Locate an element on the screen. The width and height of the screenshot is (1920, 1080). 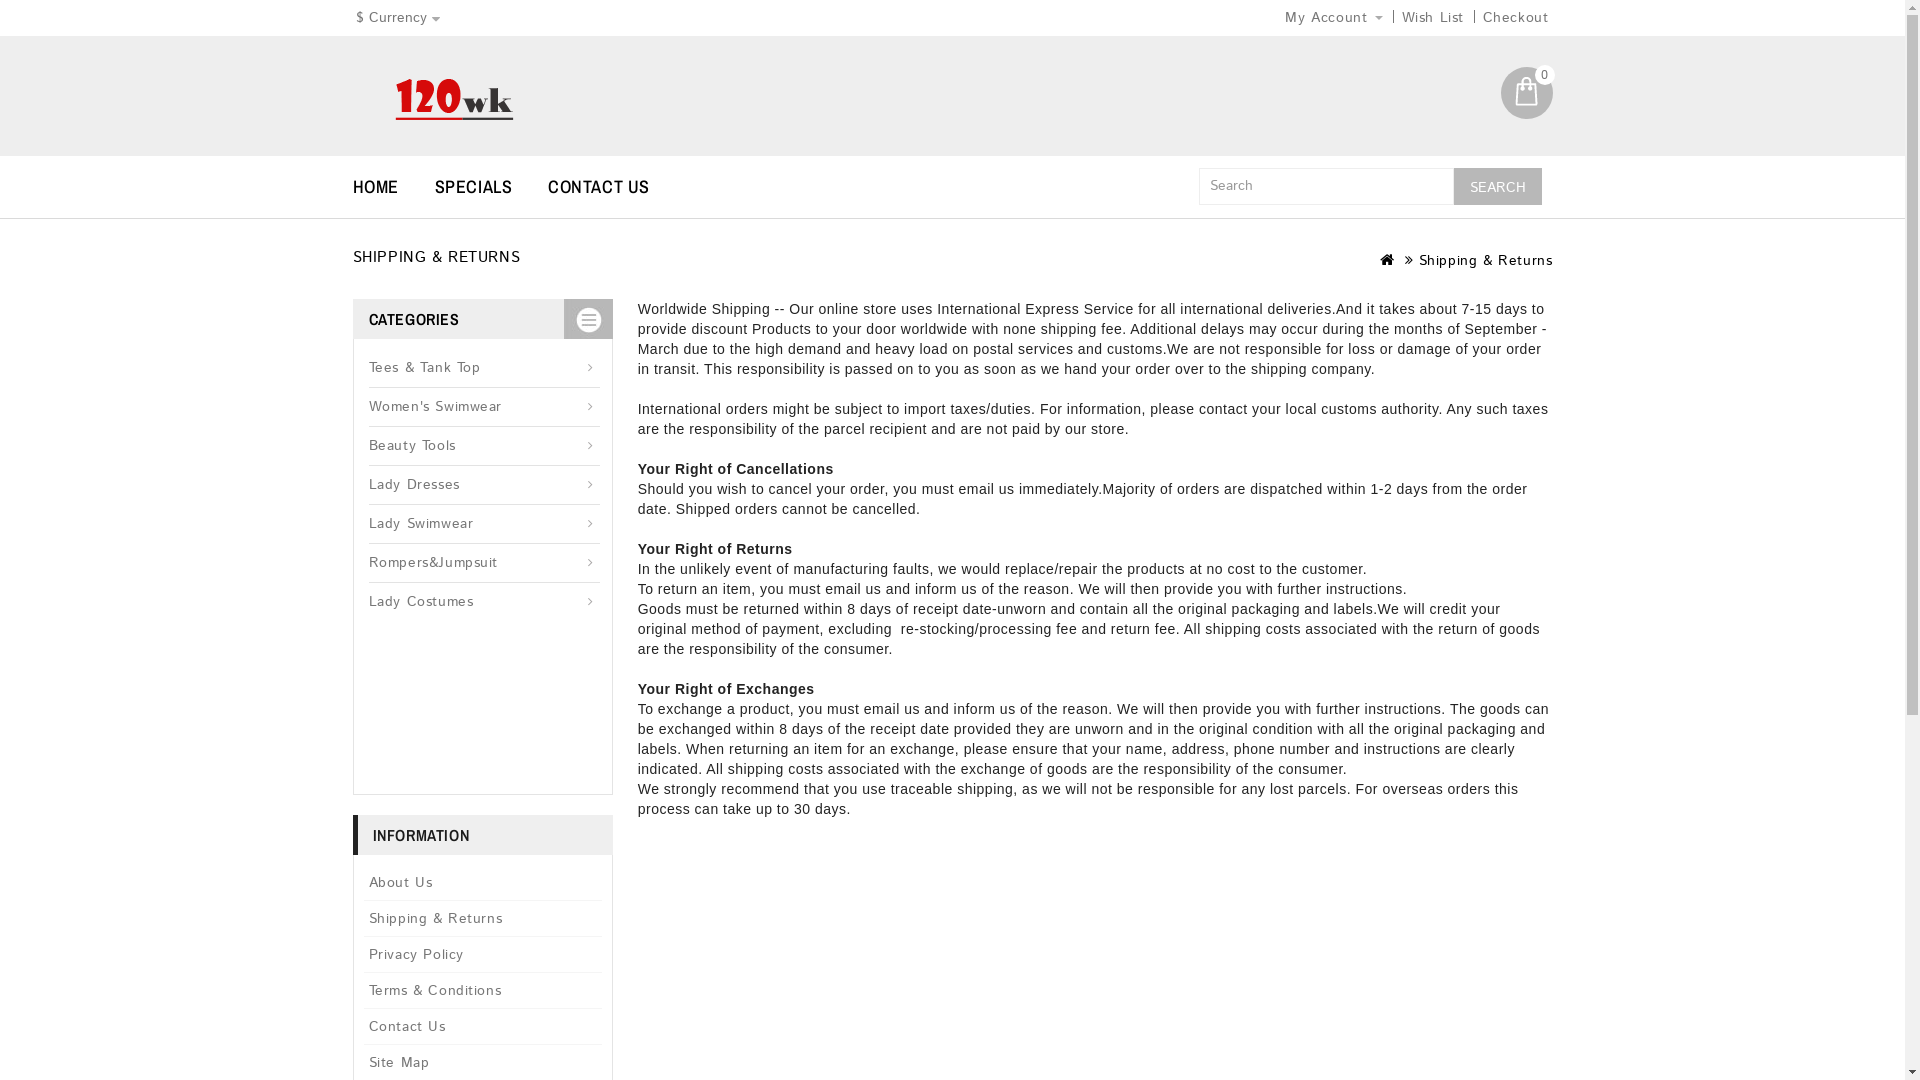
'Tees & Tank Top' is located at coordinates (483, 368).